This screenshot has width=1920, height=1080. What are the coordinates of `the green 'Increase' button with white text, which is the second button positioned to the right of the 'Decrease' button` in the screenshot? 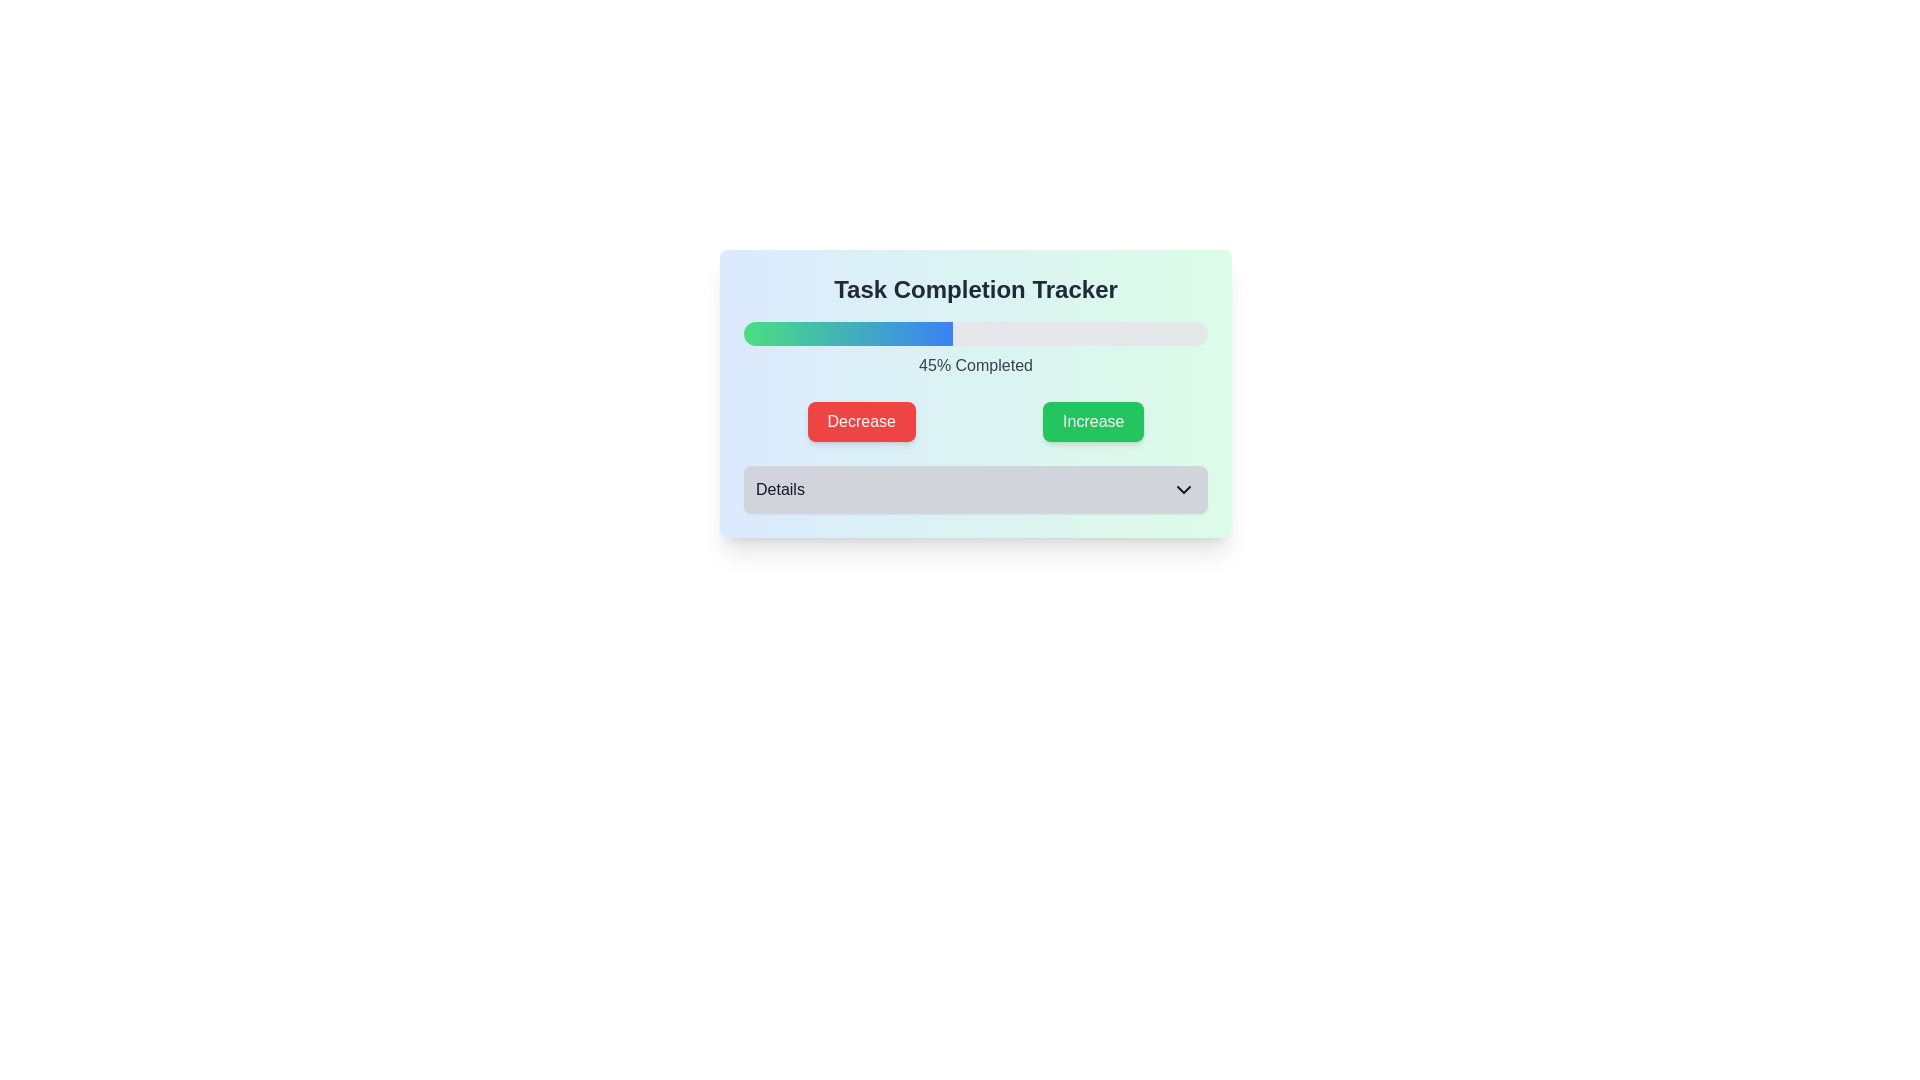 It's located at (1092, 420).